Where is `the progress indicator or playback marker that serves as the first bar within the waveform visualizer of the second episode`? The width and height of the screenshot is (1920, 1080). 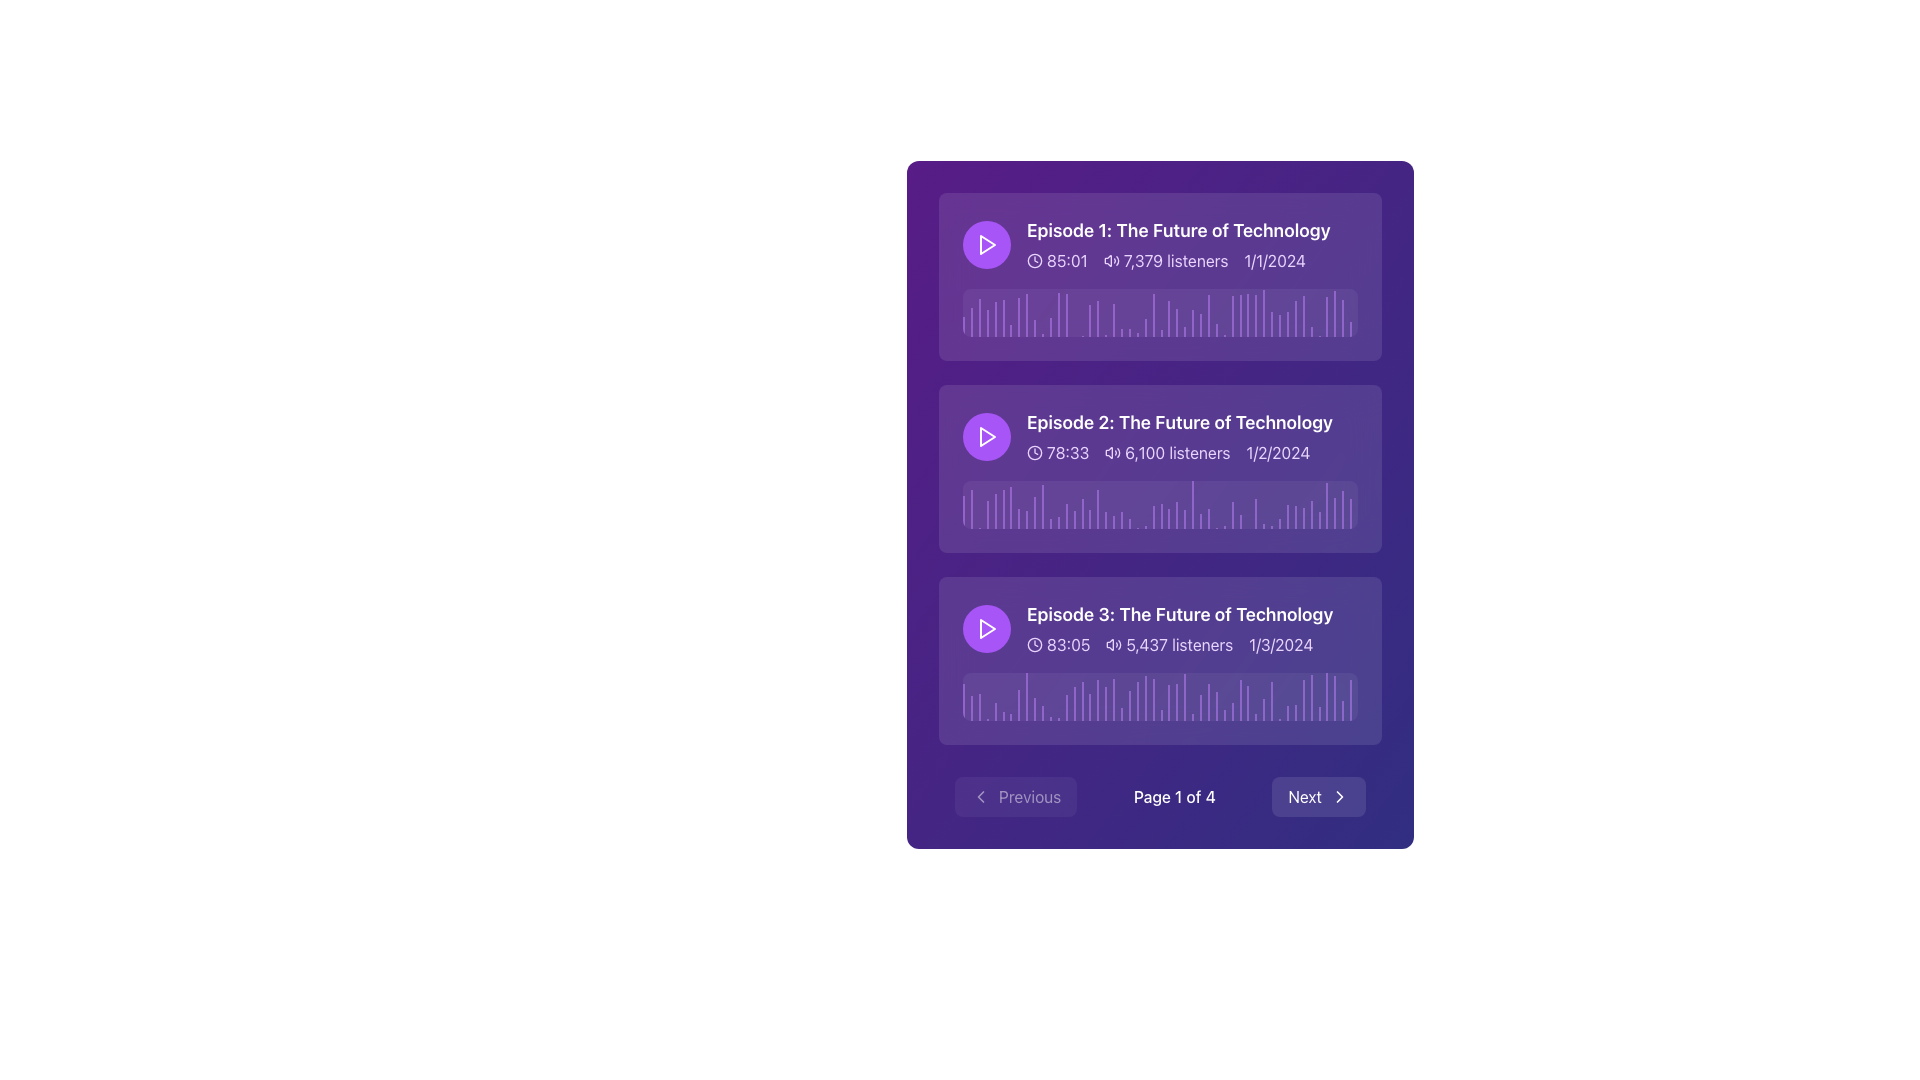
the progress indicator or playback marker that serves as the first bar within the waveform visualizer of the second episode is located at coordinates (964, 511).